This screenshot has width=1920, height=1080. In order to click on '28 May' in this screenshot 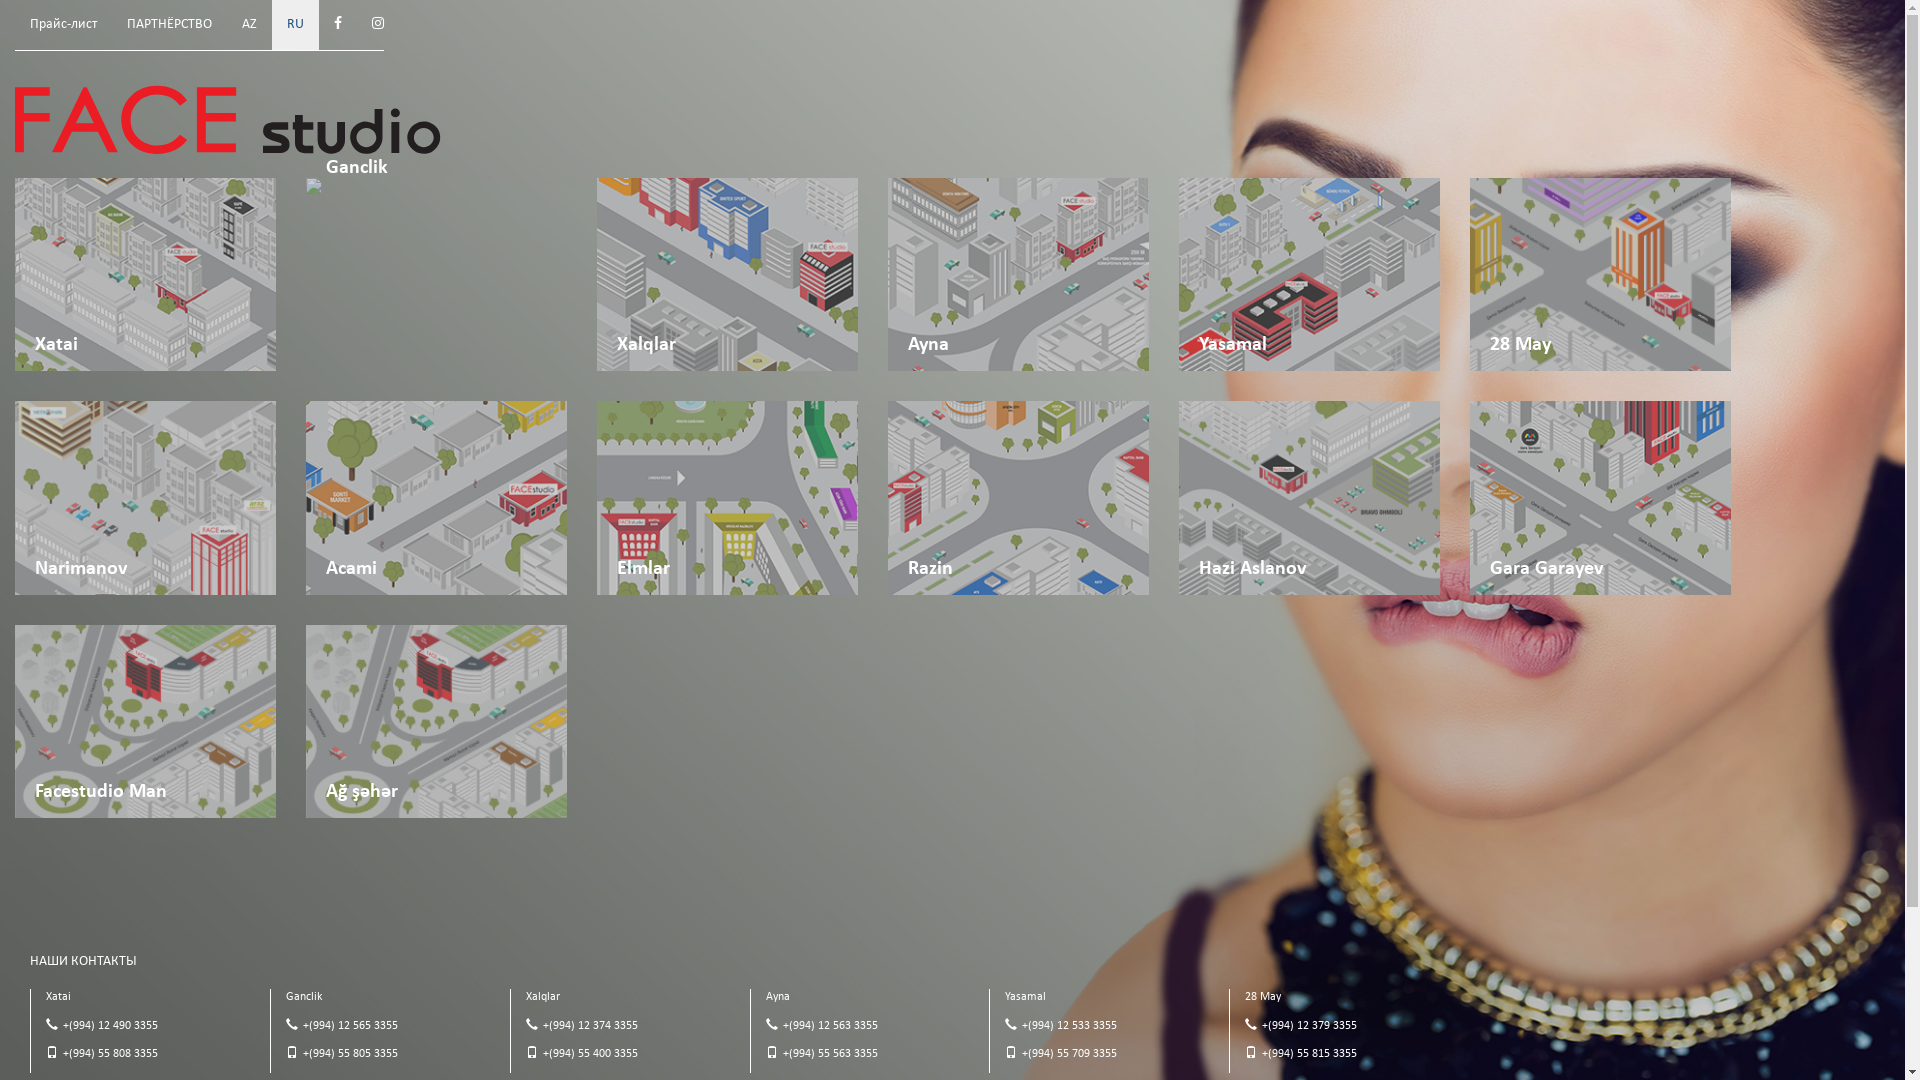, I will do `click(1469, 274)`.